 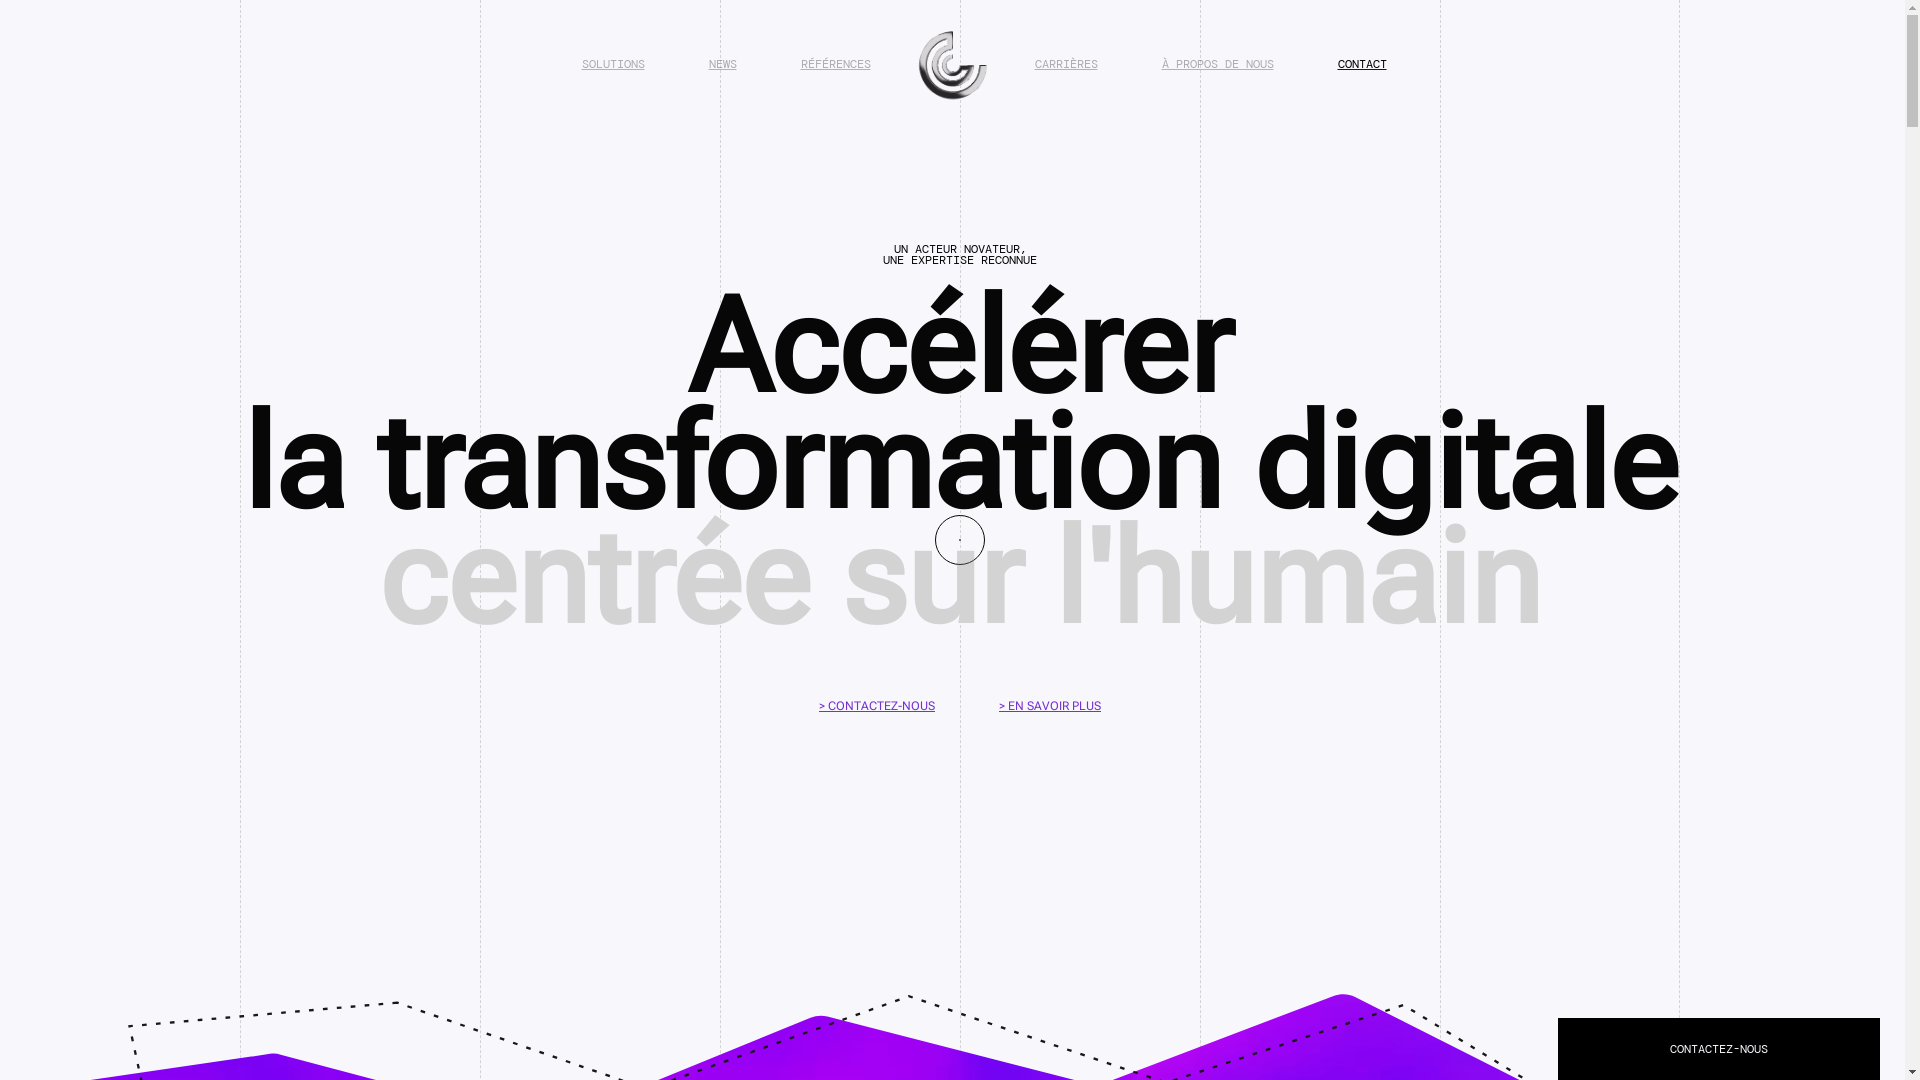 I want to click on 'SOLUTIONS', so click(x=612, y=63).